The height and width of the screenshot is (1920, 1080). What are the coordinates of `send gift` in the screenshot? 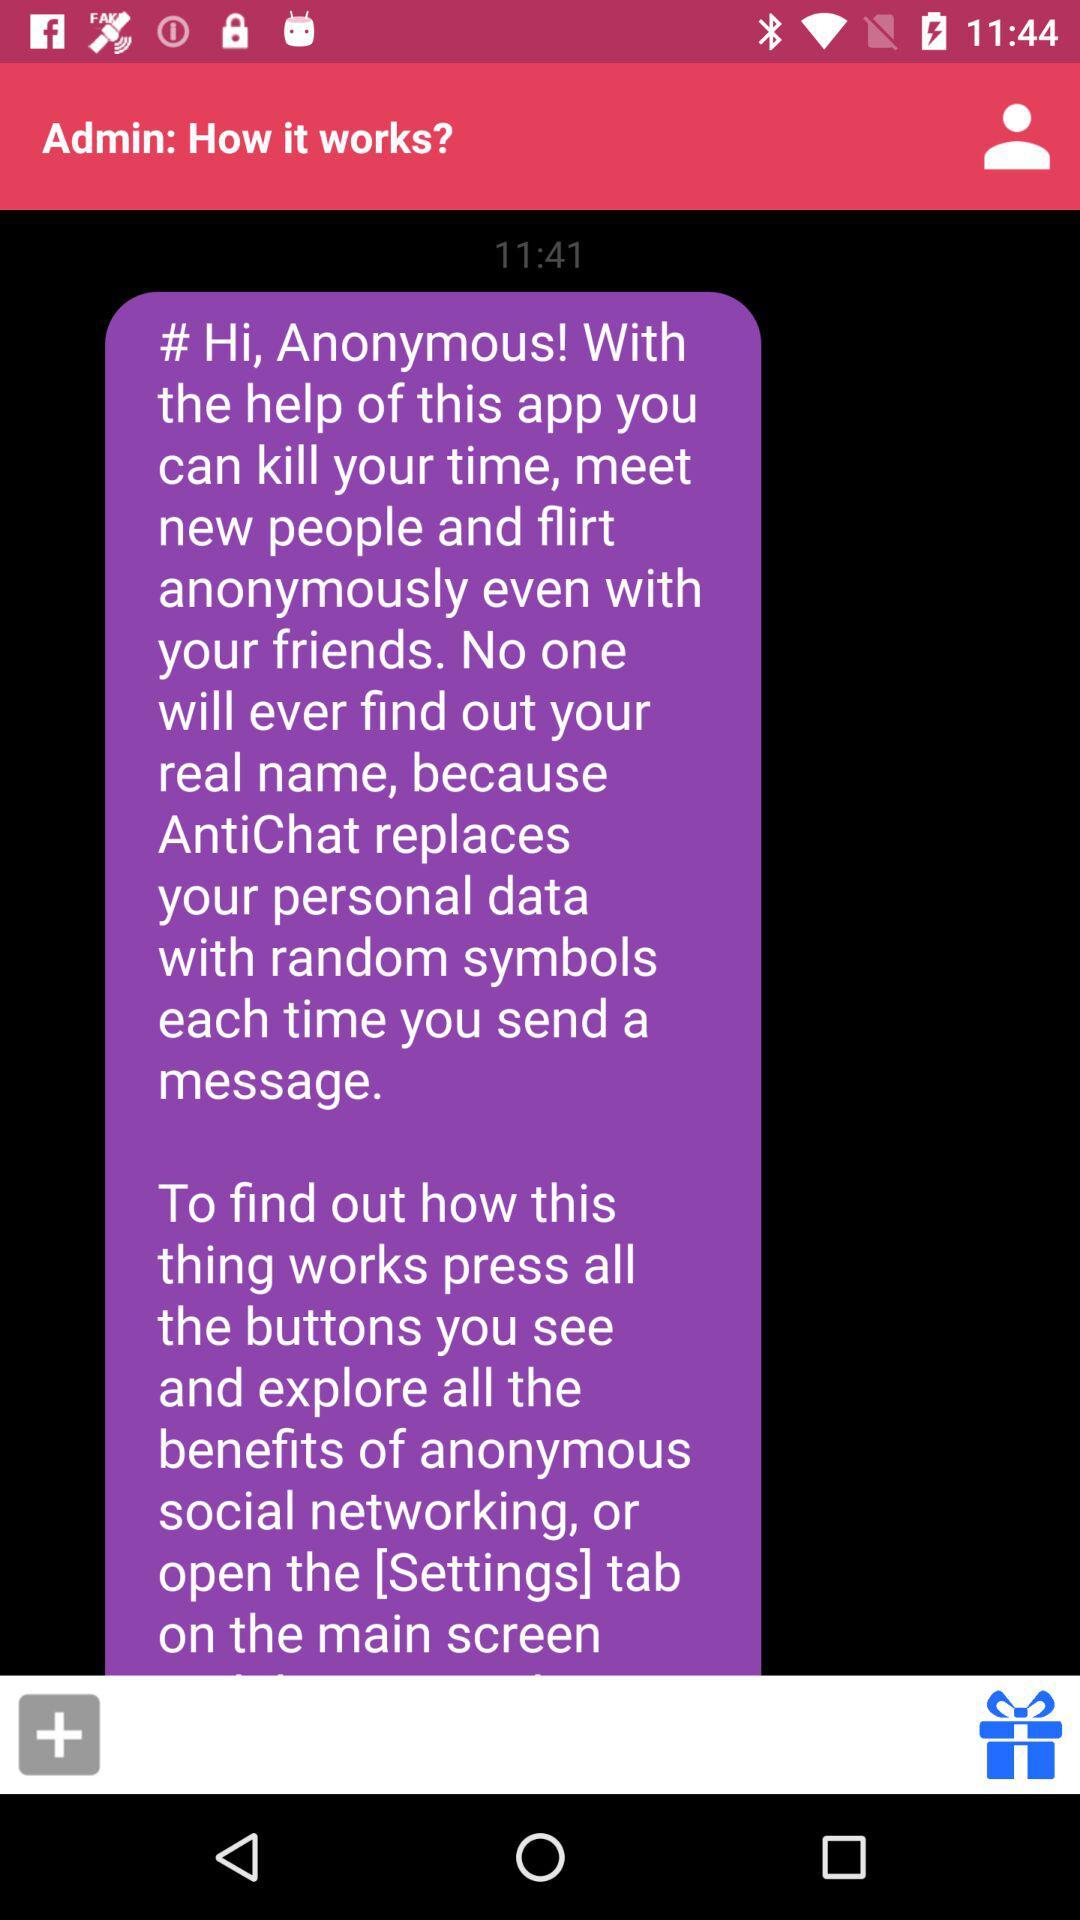 It's located at (1020, 1733).